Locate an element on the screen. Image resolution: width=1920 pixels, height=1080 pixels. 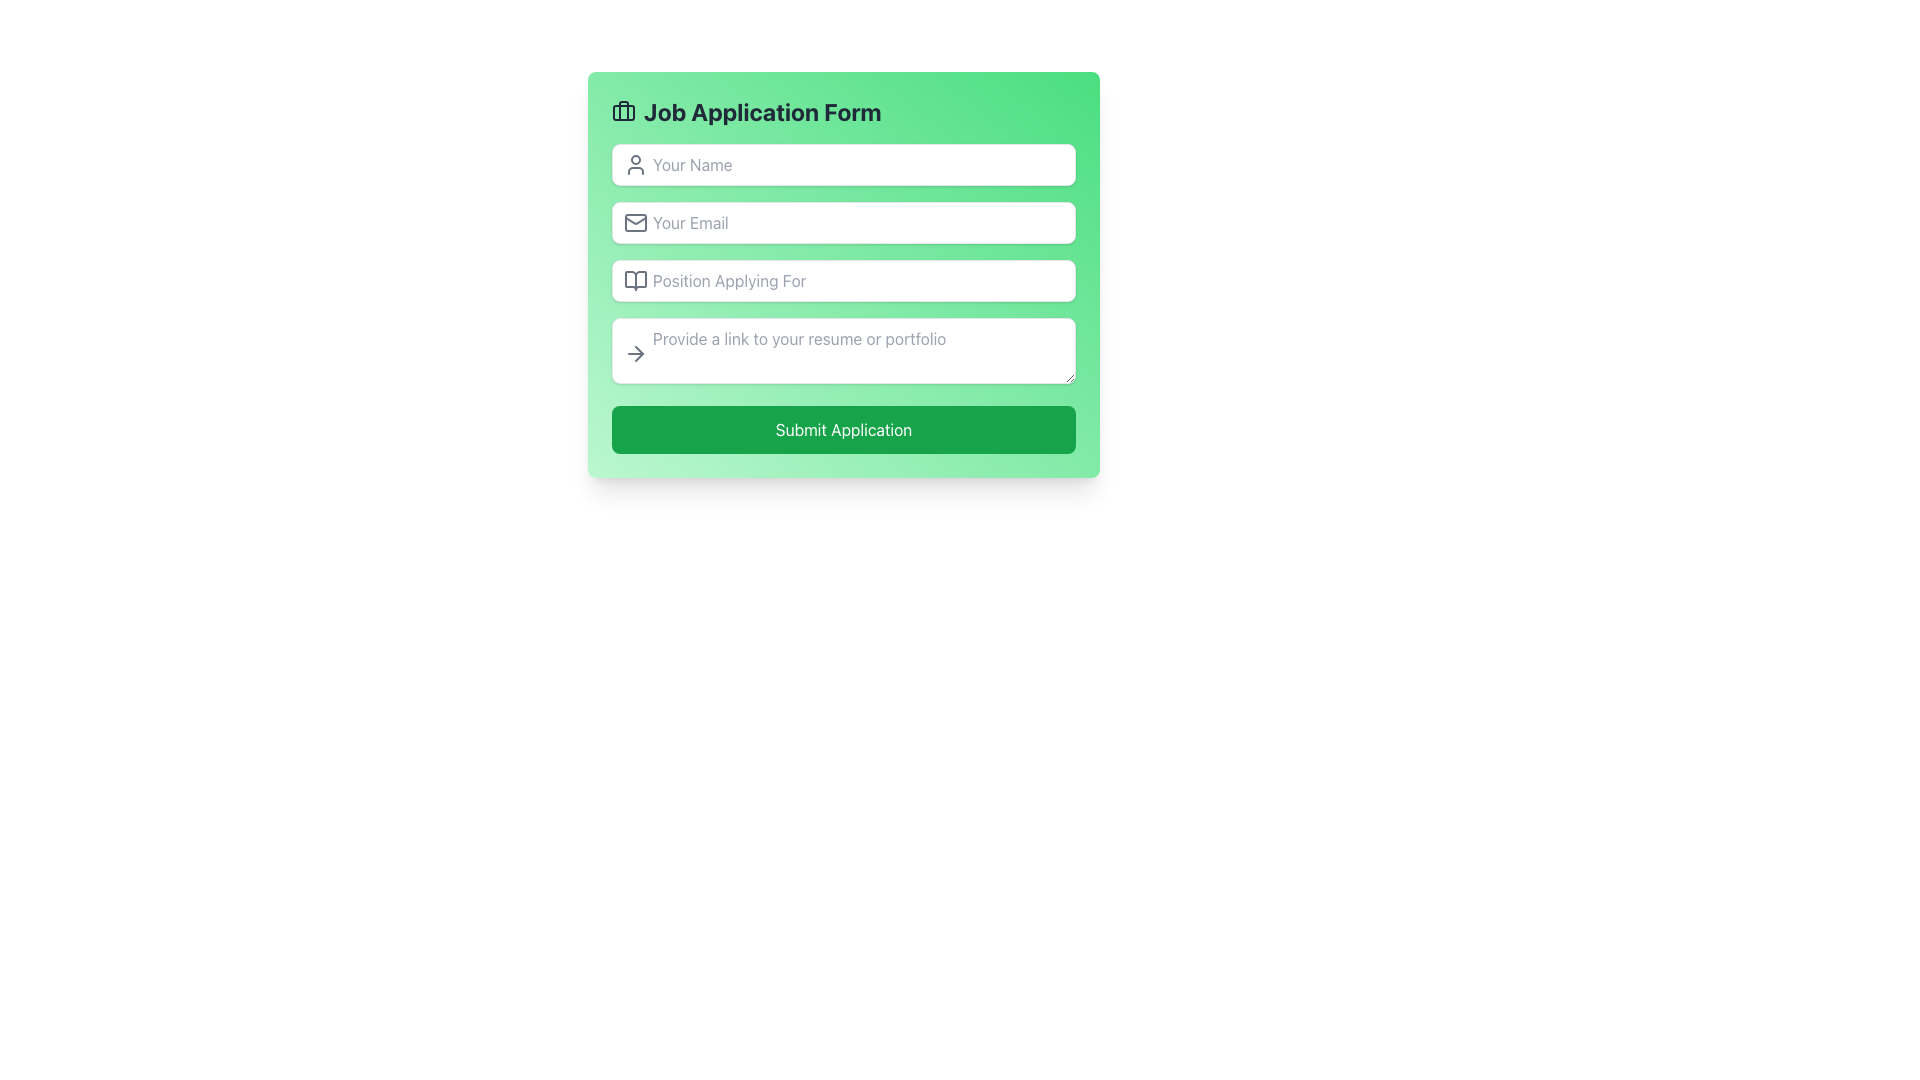
the rounded rectangular text input field that prompts 'Provide a link to your resume or portfolio' is located at coordinates (844, 350).